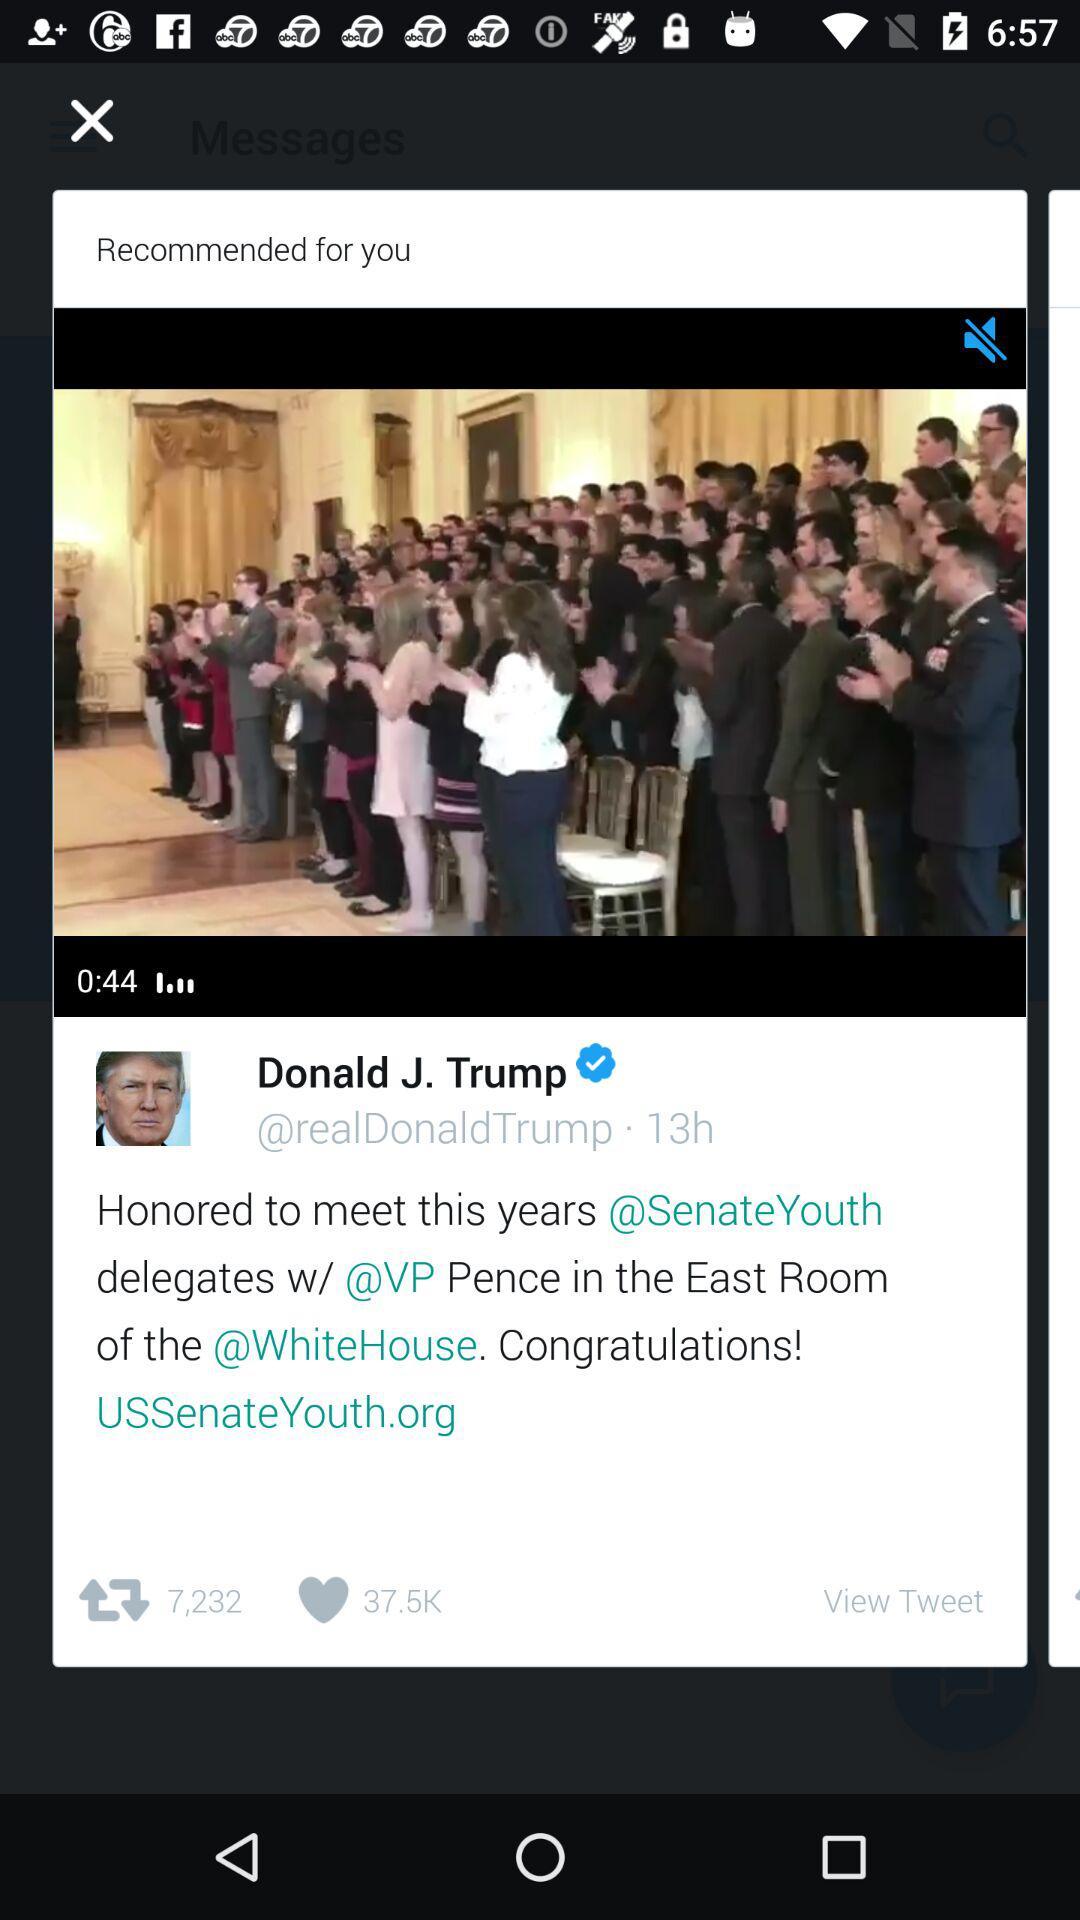 Image resolution: width=1080 pixels, height=1920 pixels. What do you see at coordinates (1063, 1600) in the screenshot?
I see `the 2,986 item` at bounding box center [1063, 1600].